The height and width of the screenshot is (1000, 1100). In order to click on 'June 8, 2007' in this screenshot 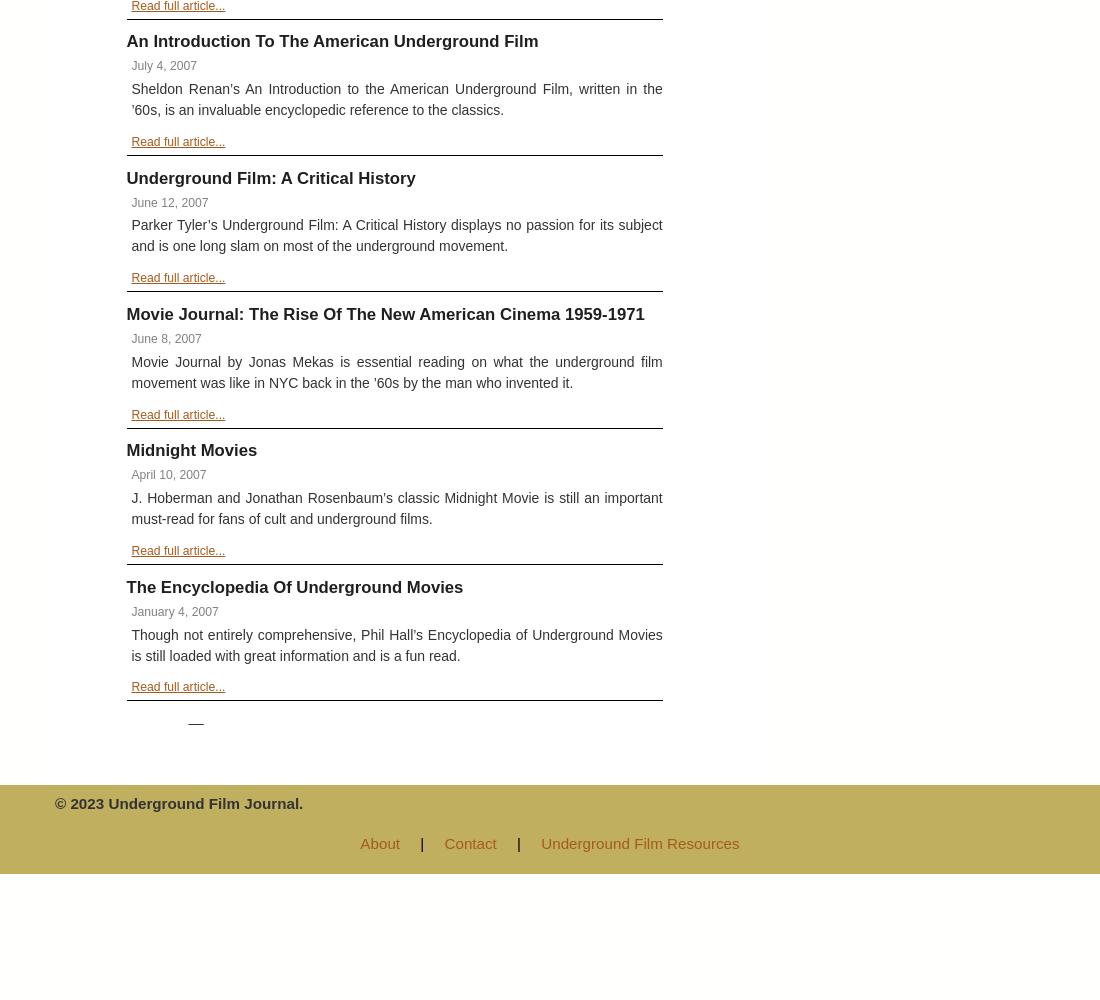, I will do `click(164, 337)`.